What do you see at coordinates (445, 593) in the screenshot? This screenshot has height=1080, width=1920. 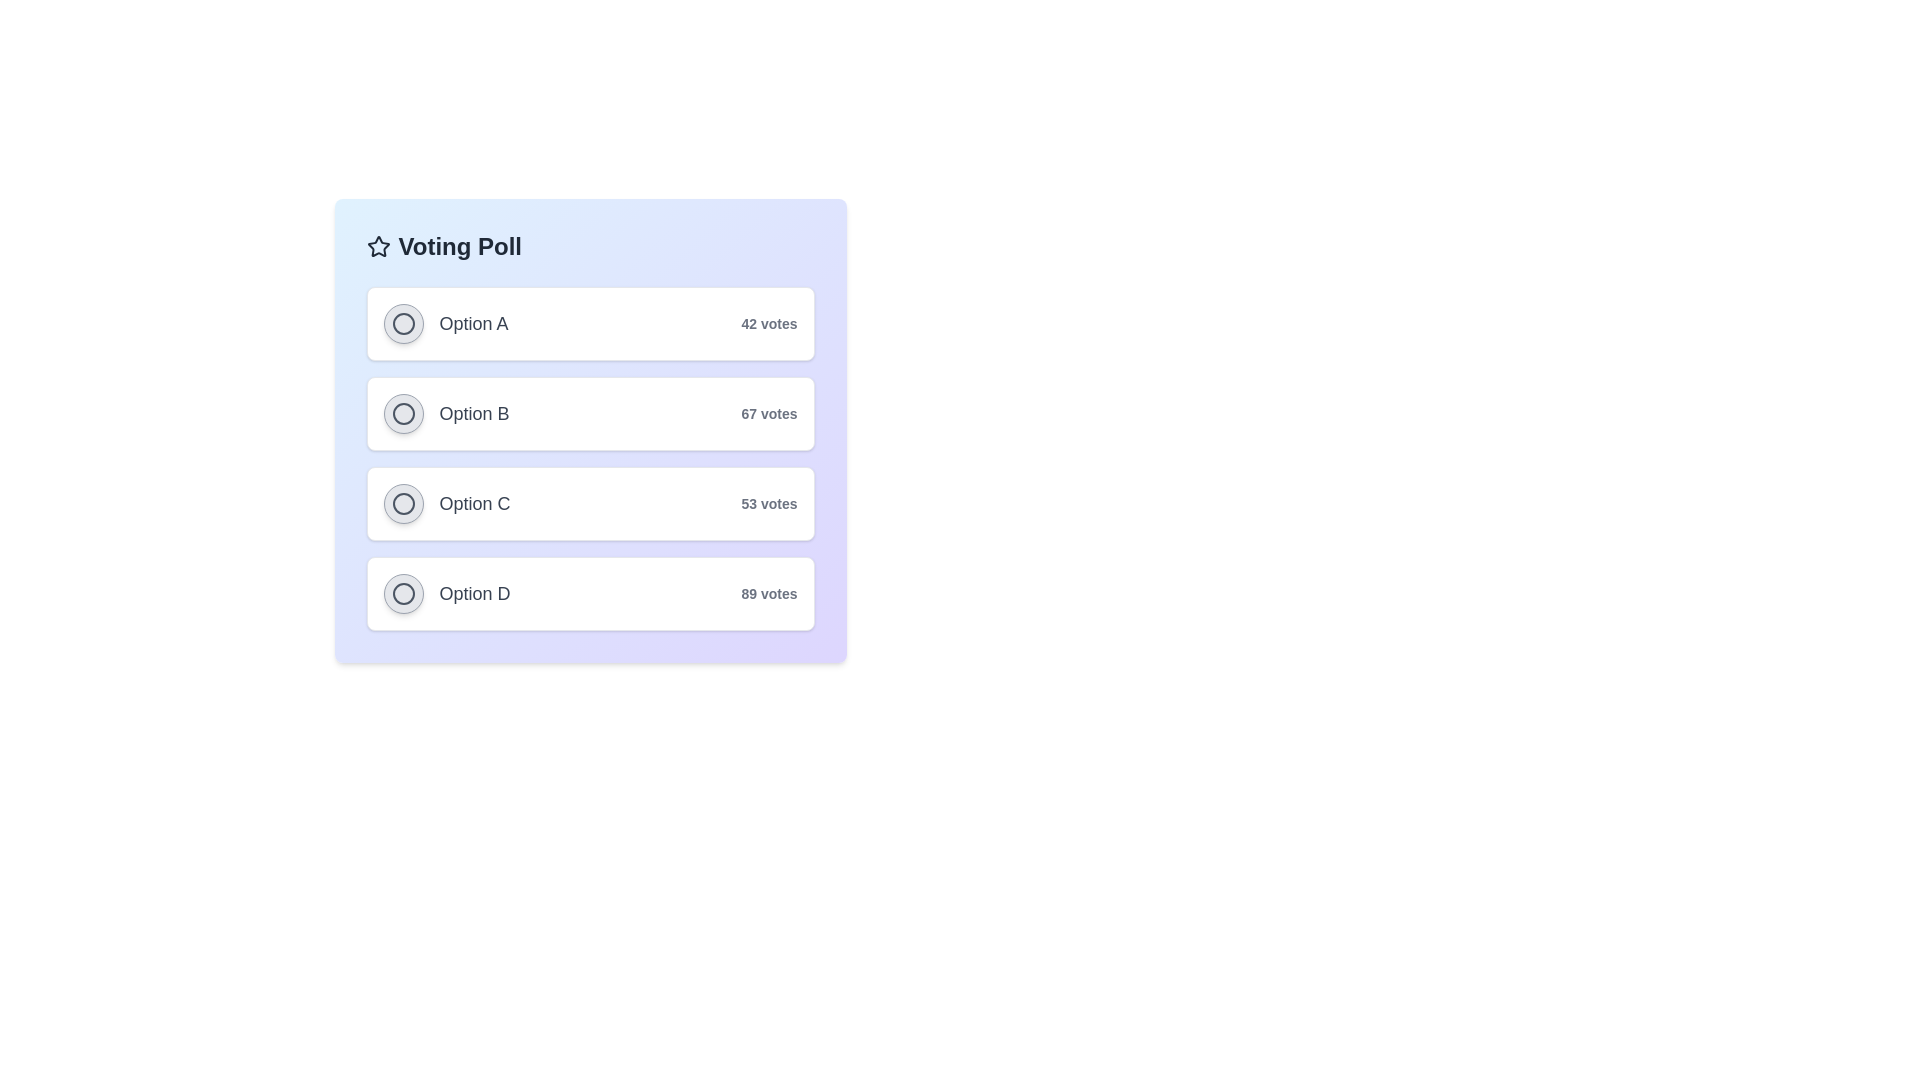 I see `the radio button for 'Option D'` at bounding box center [445, 593].